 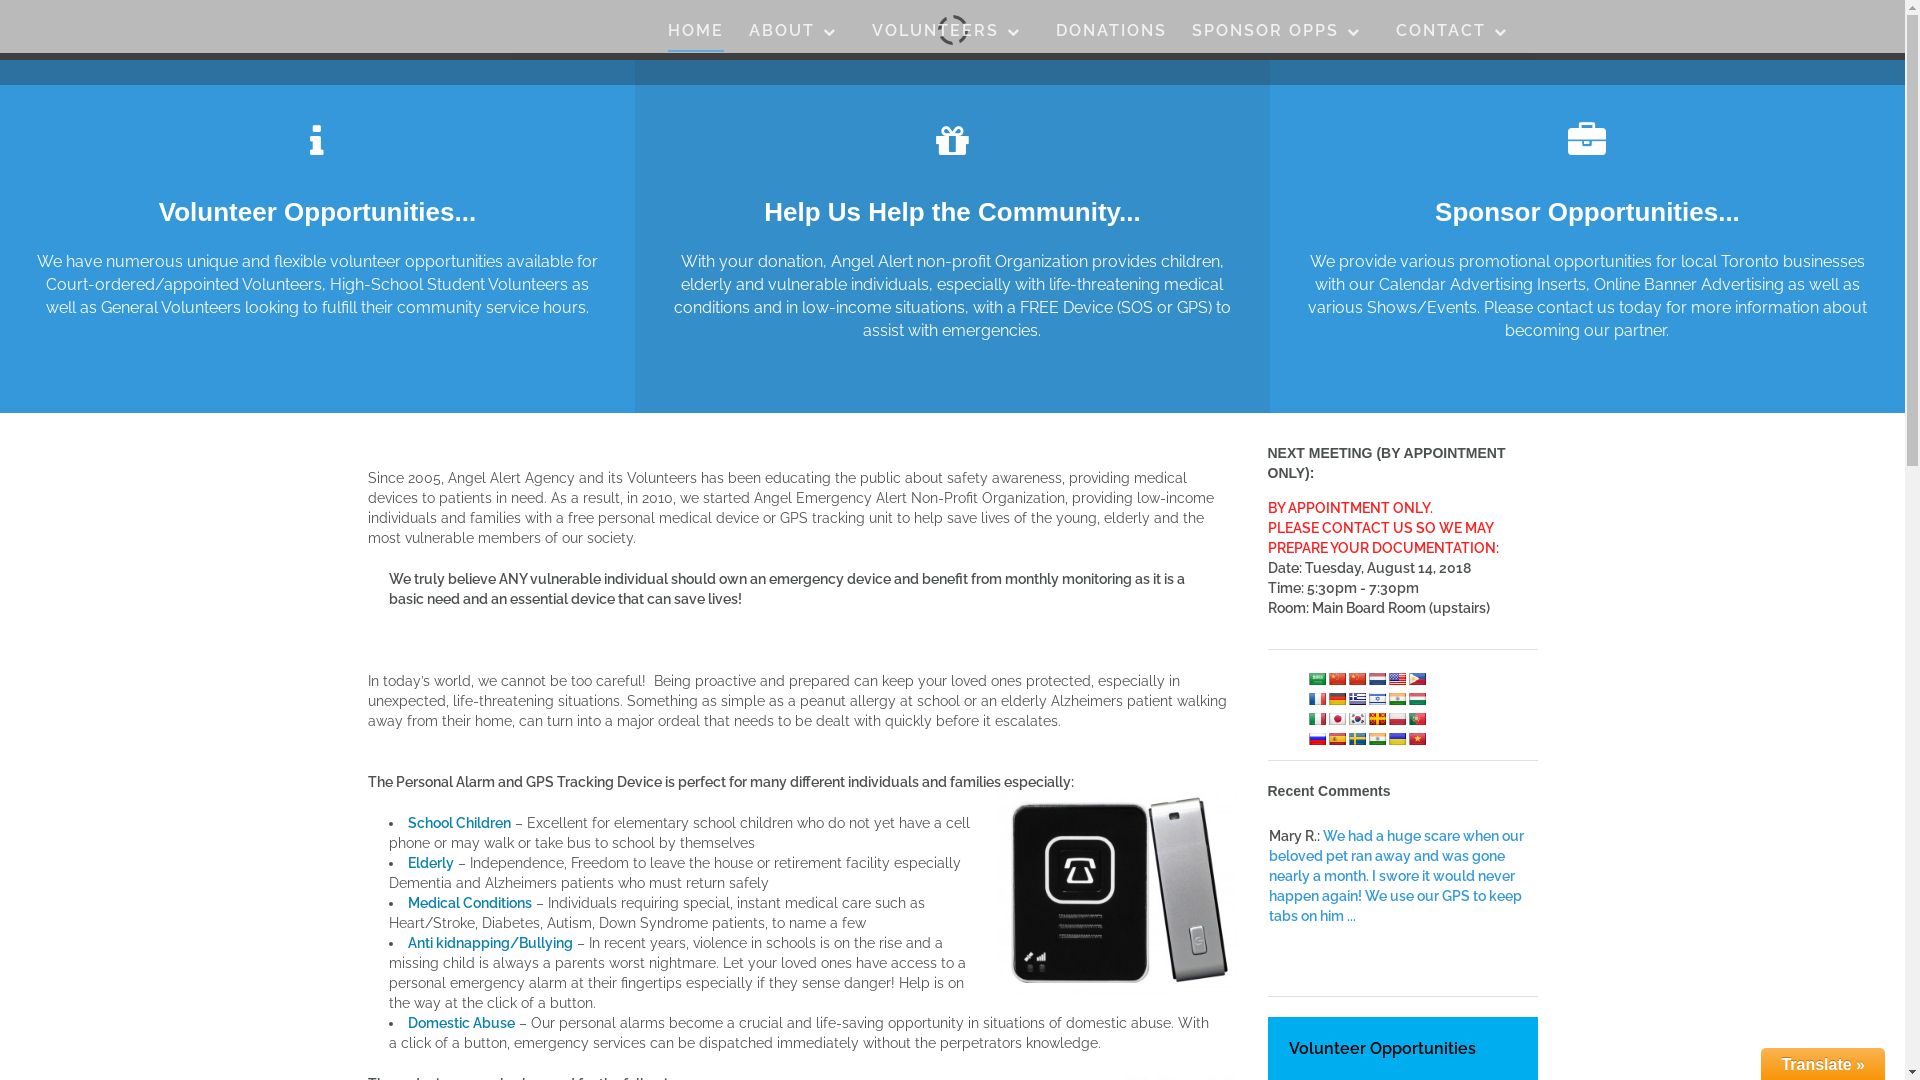 I want to click on 'SPONSOR OPPS', so click(x=1281, y=34).